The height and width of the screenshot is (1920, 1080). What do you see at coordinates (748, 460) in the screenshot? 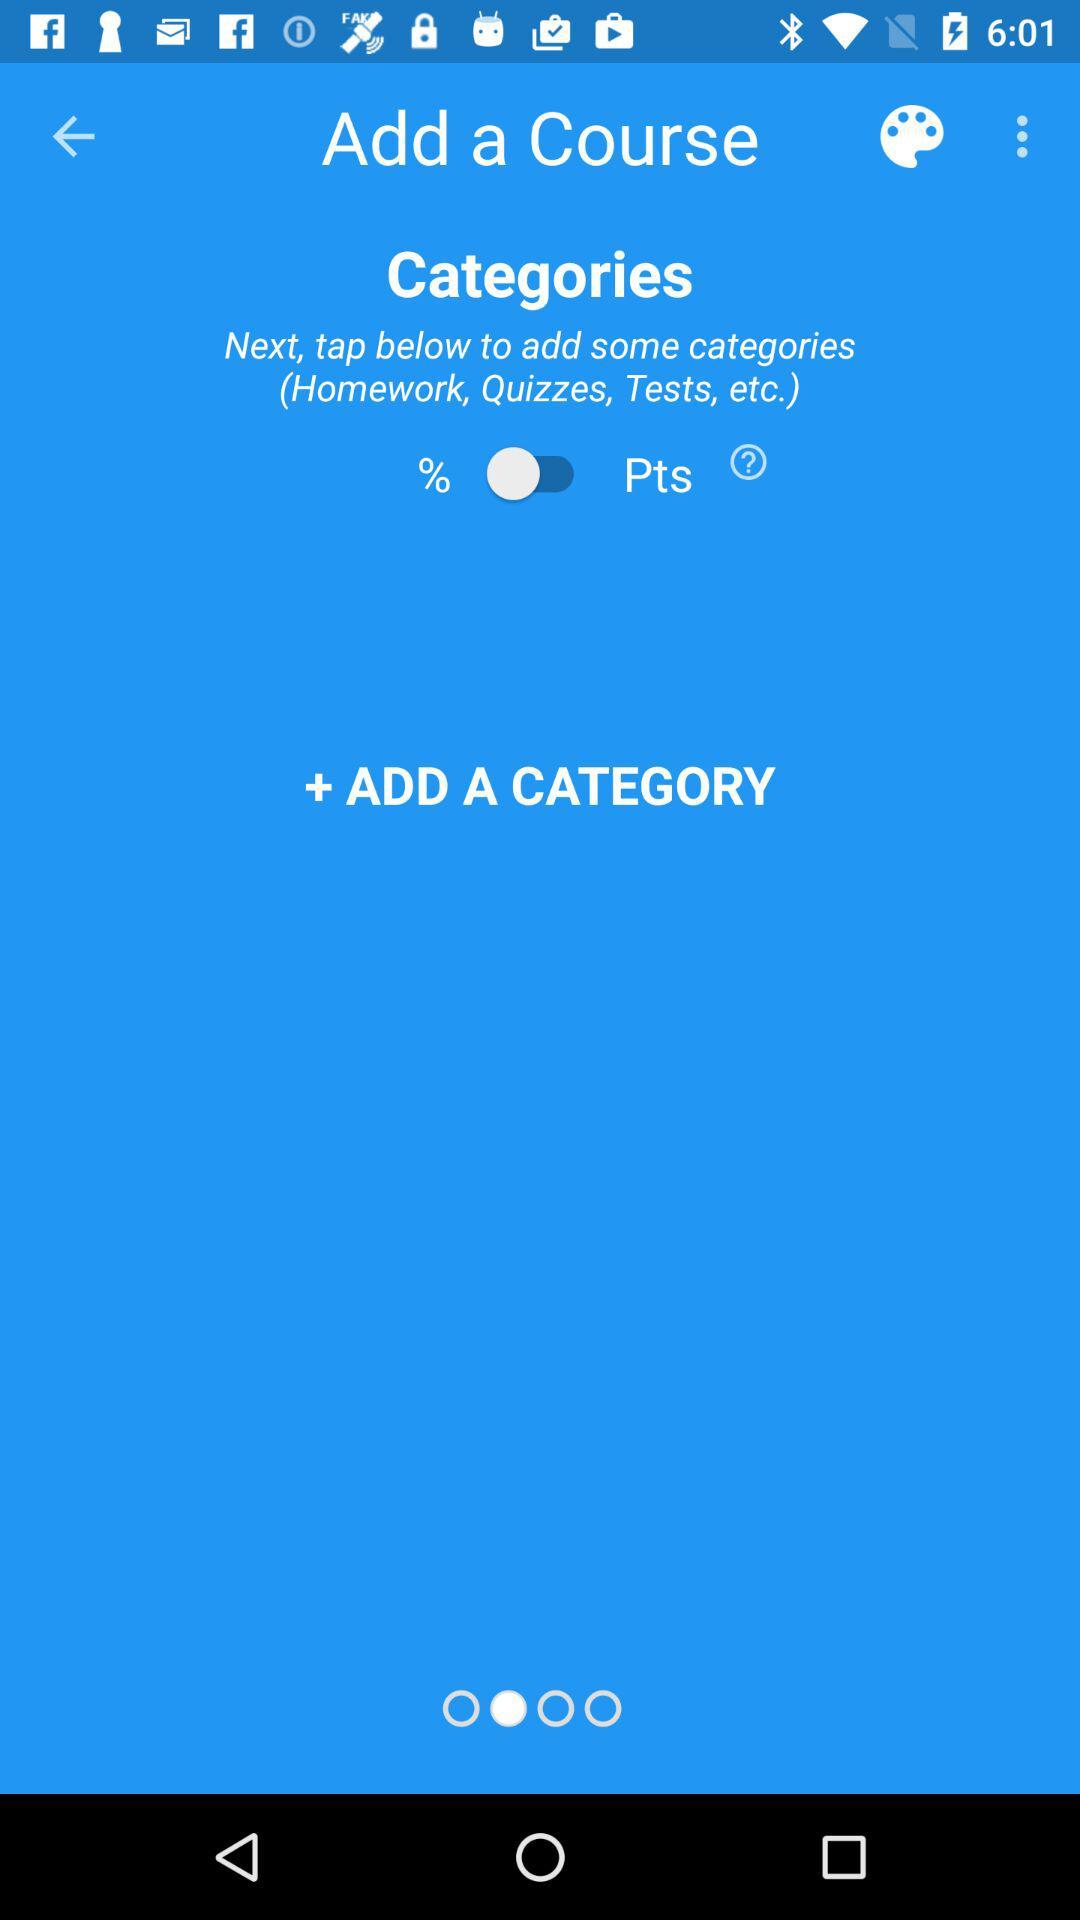
I see `the item next to the pts` at bounding box center [748, 460].